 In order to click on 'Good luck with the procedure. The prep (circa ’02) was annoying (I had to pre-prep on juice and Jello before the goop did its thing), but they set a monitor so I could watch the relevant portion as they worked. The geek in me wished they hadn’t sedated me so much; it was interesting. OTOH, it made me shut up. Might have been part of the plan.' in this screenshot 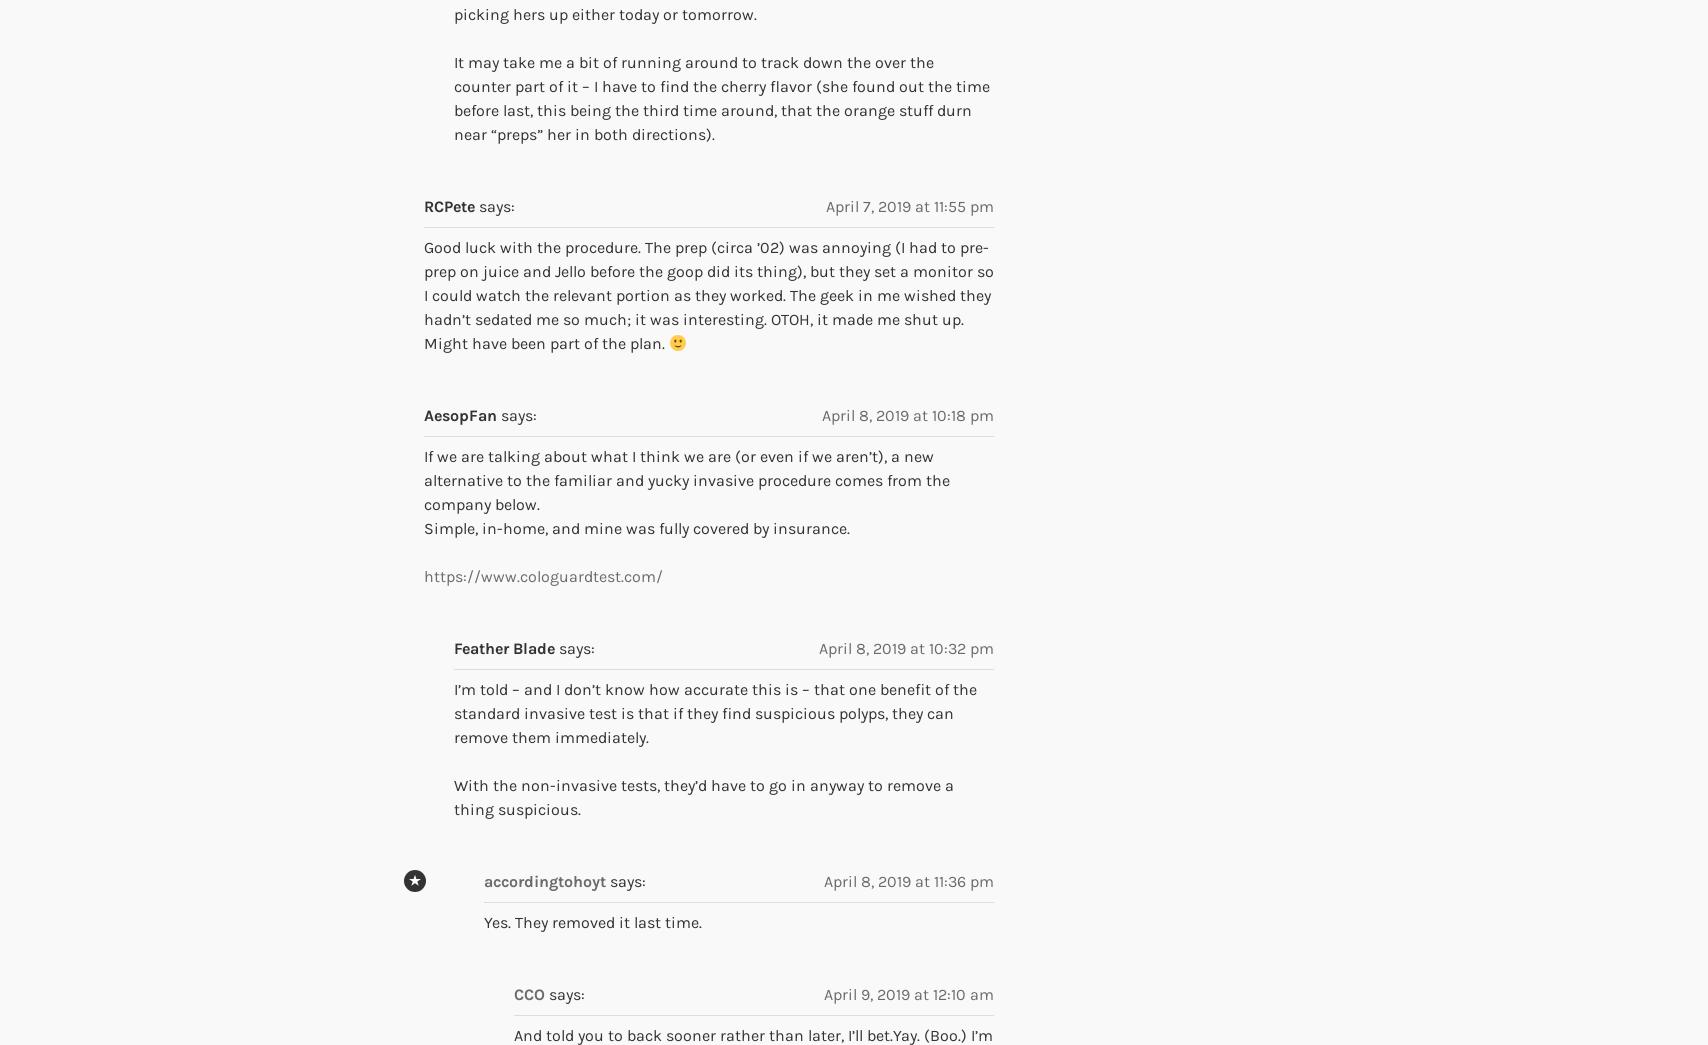, I will do `click(708, 295)`.